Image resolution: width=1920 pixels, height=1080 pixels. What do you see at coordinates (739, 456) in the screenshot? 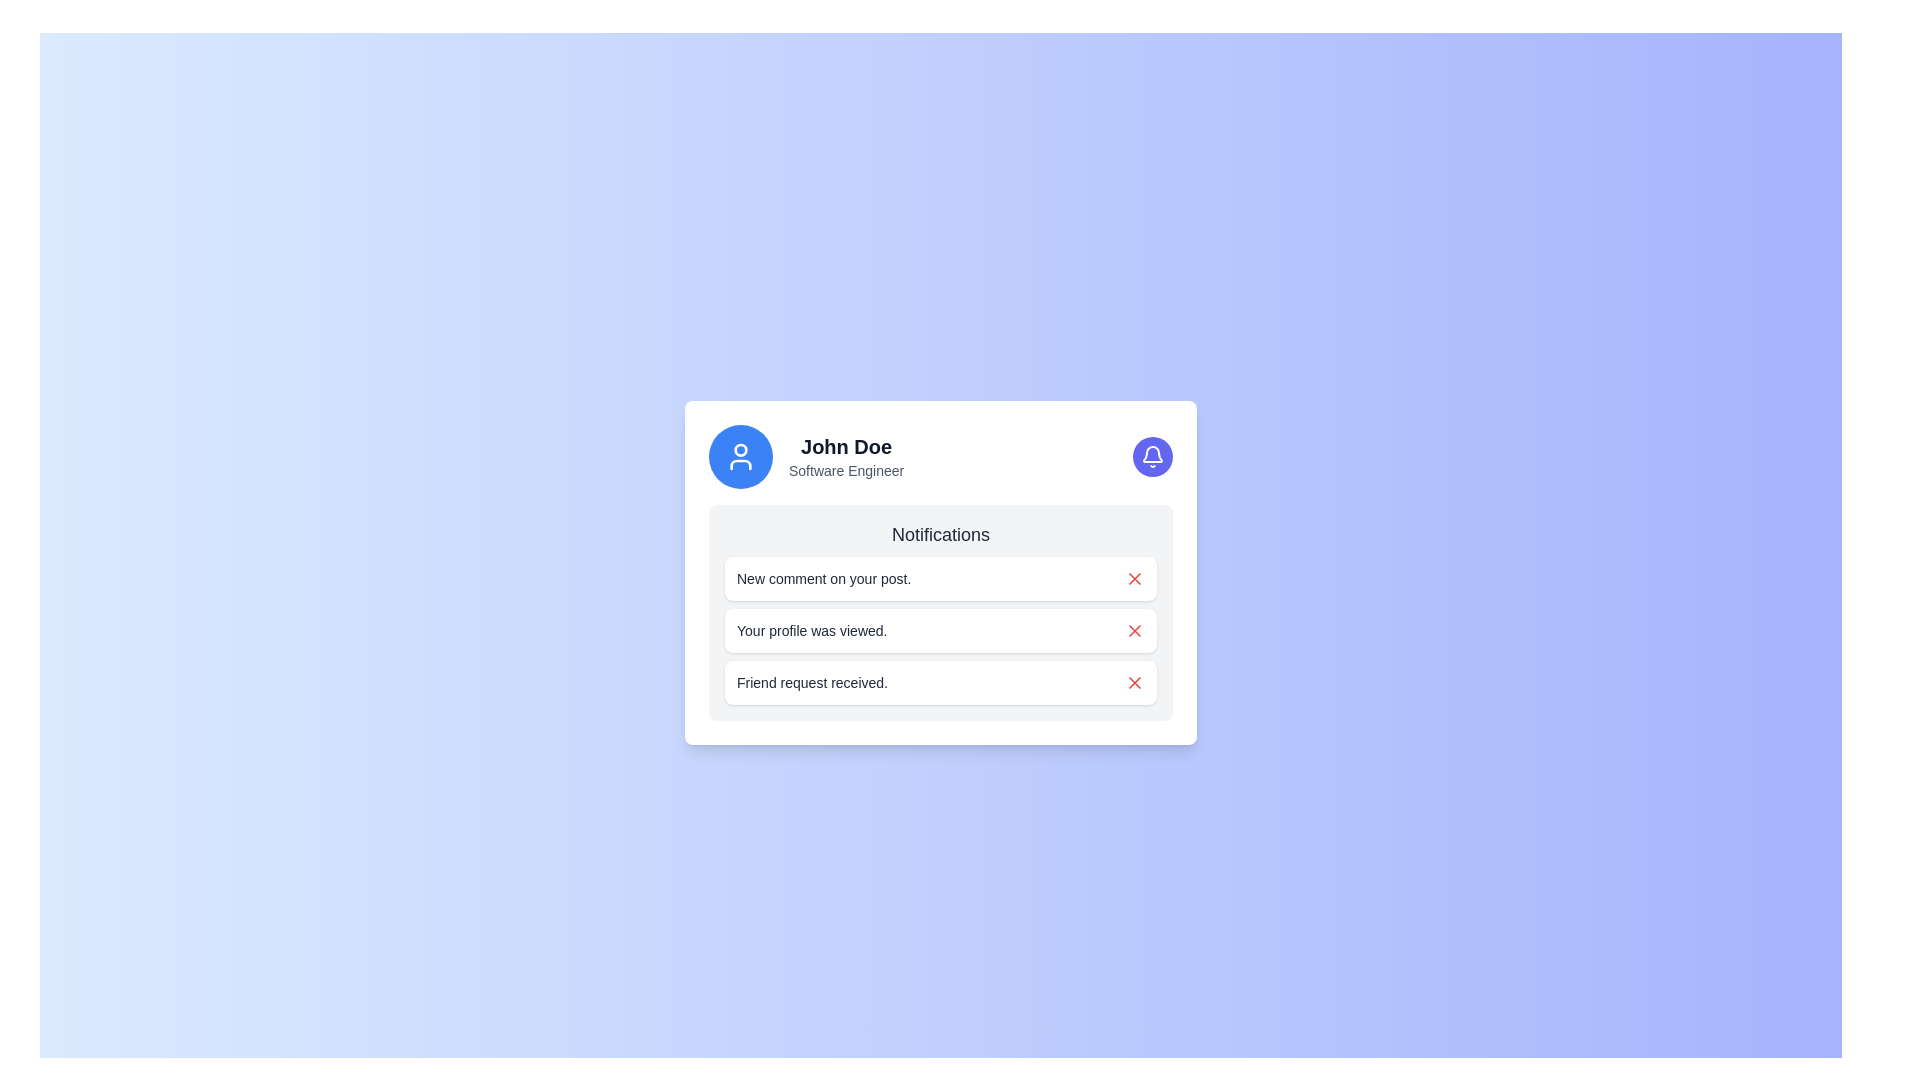
I see `the user avatar icon, which is styled with an outline and enclosed in a circular blue background, located on the left side of the card next to text for 'John Doe' and 'Software Engineer'` at bounding box center [739, 456].